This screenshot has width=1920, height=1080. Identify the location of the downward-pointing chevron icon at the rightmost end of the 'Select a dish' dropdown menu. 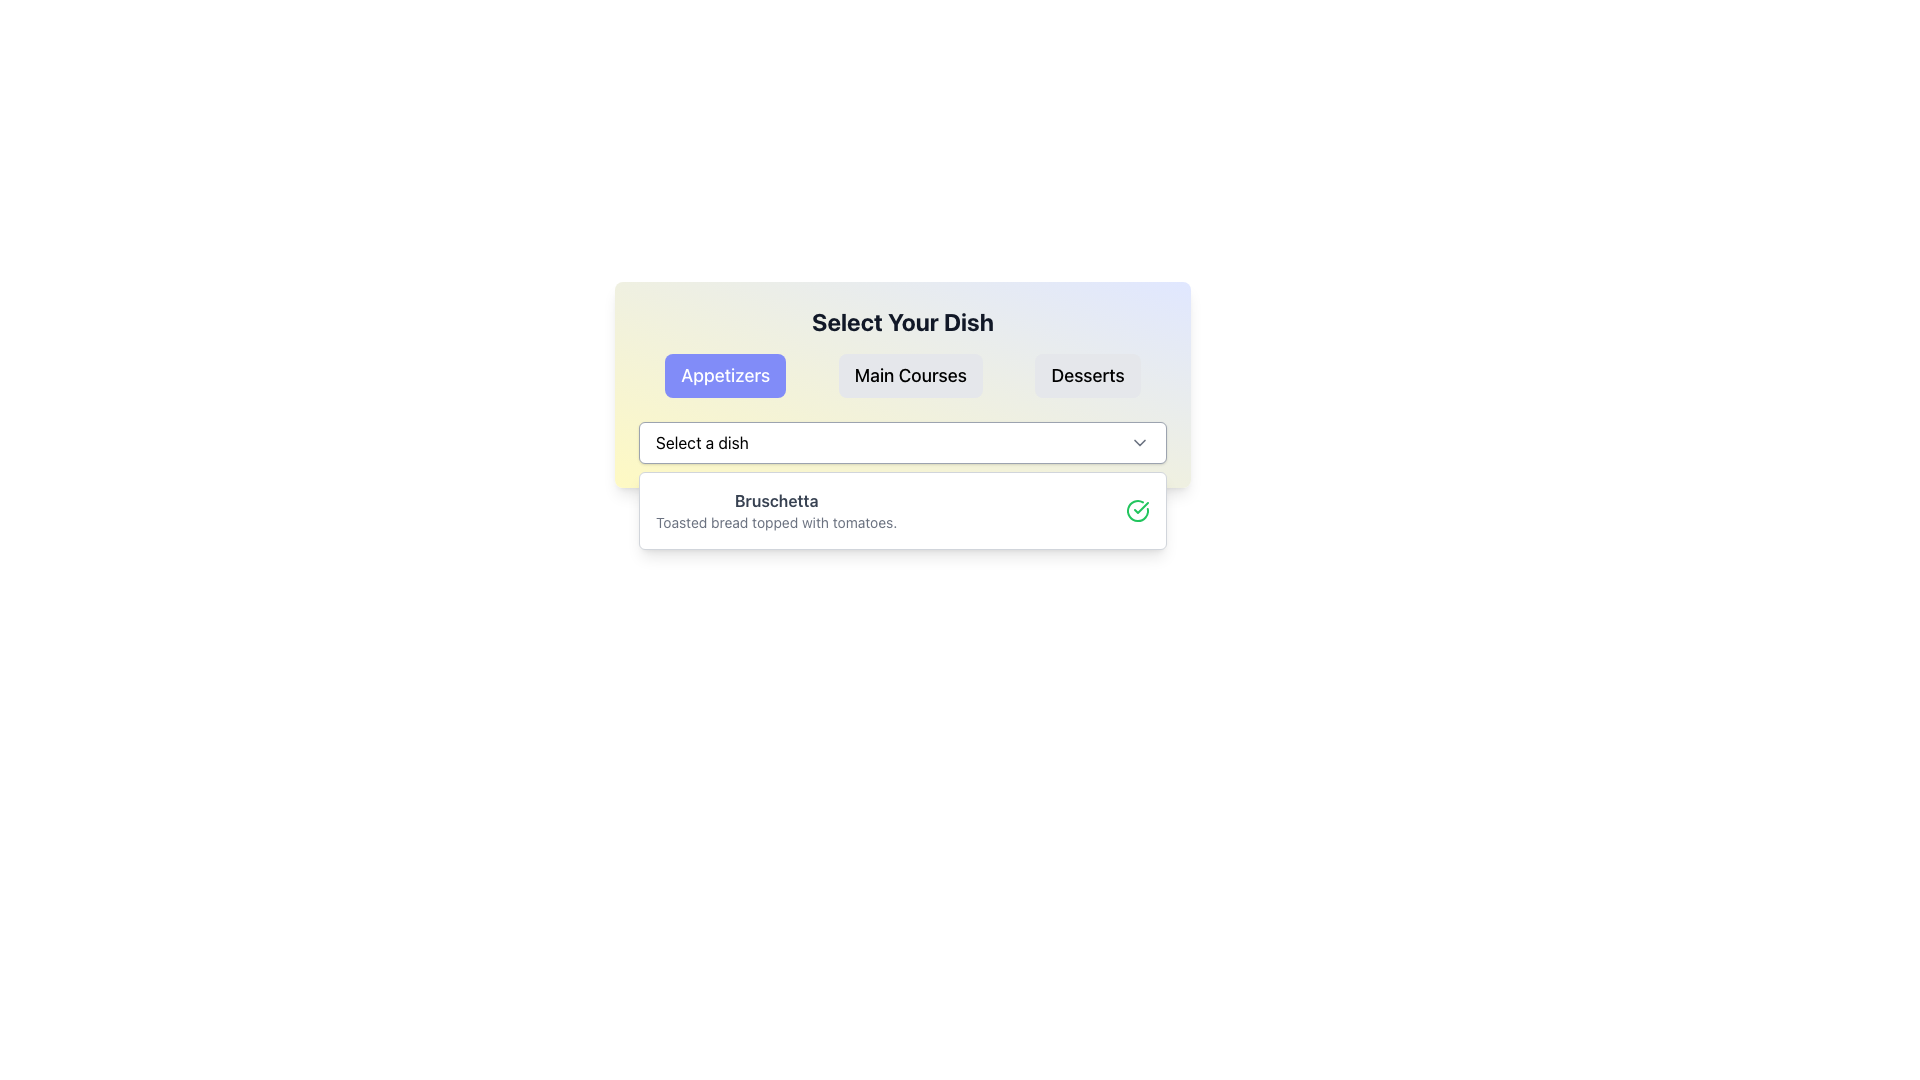
(1140, 442).